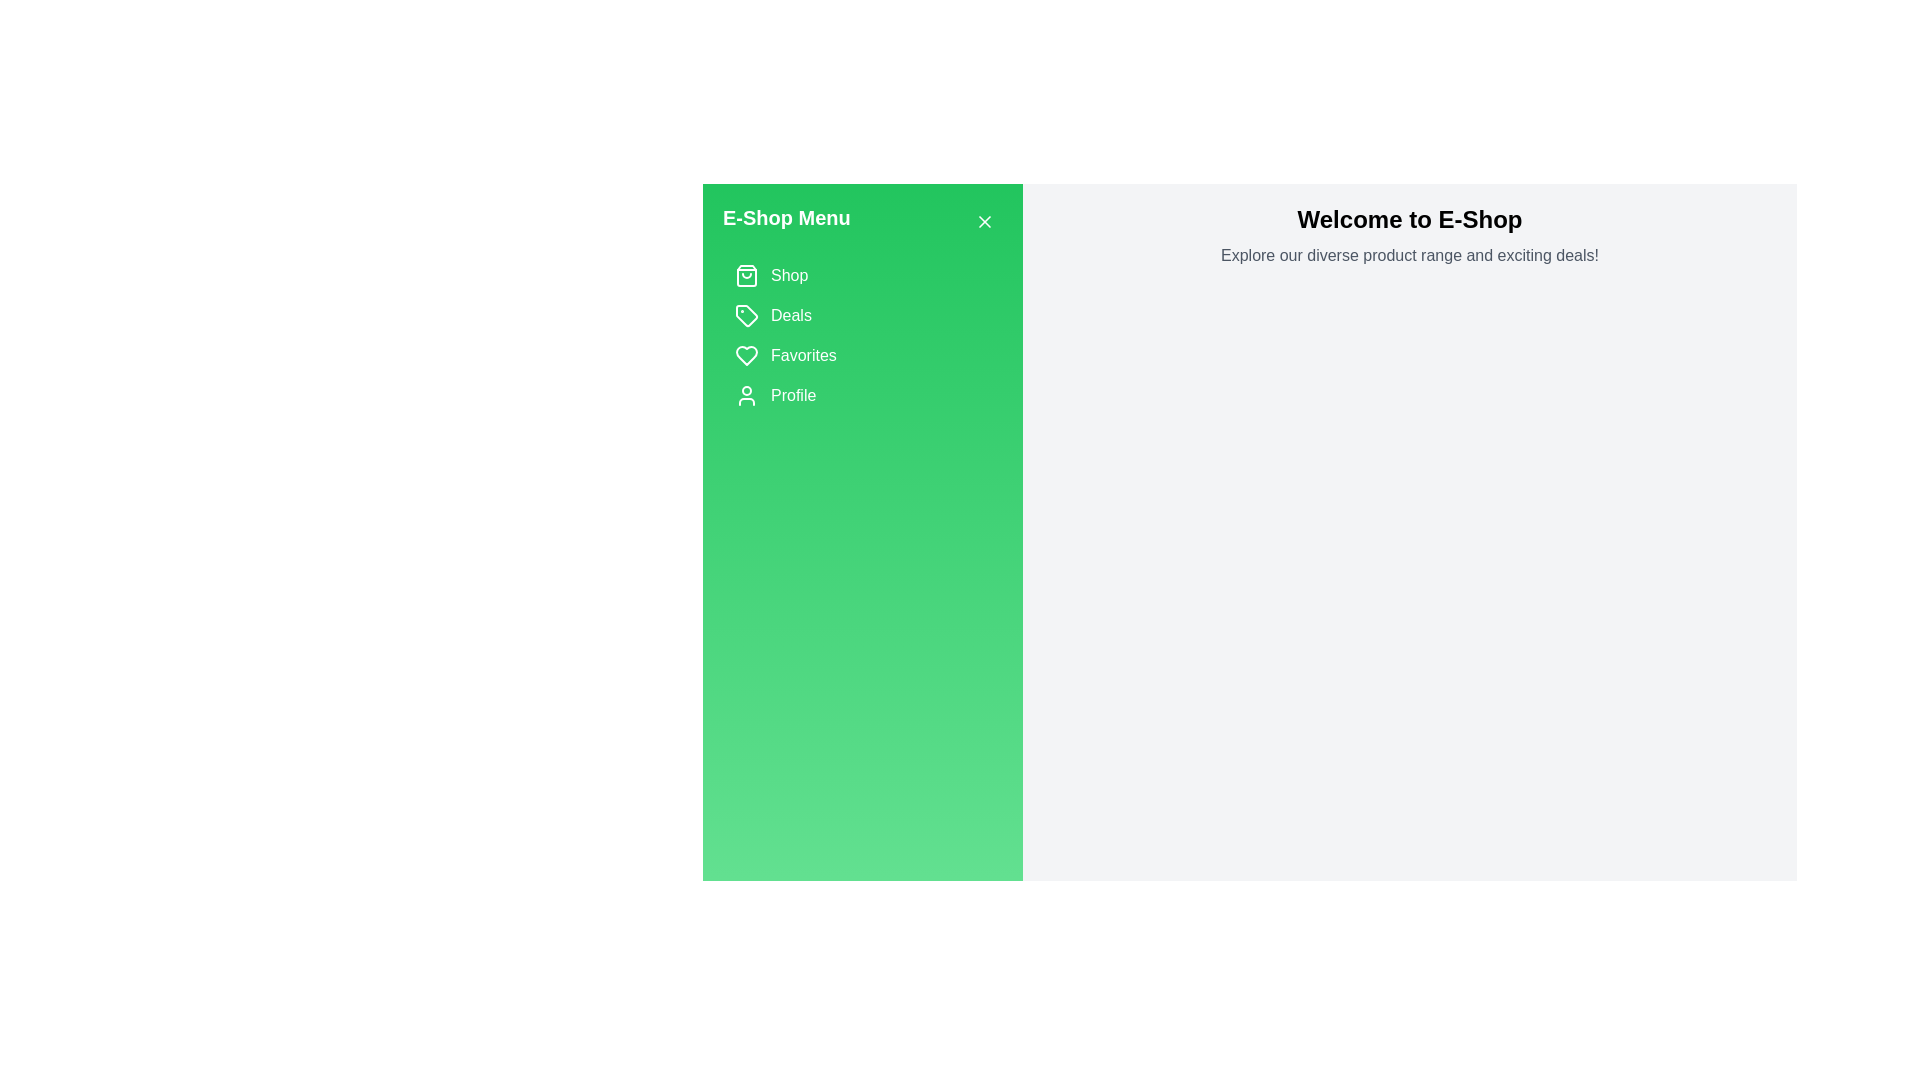  What do you see at coordinates (863, 315) in the screenshot?
I see `the category Deals from the list` at bounding box center [863, 315].